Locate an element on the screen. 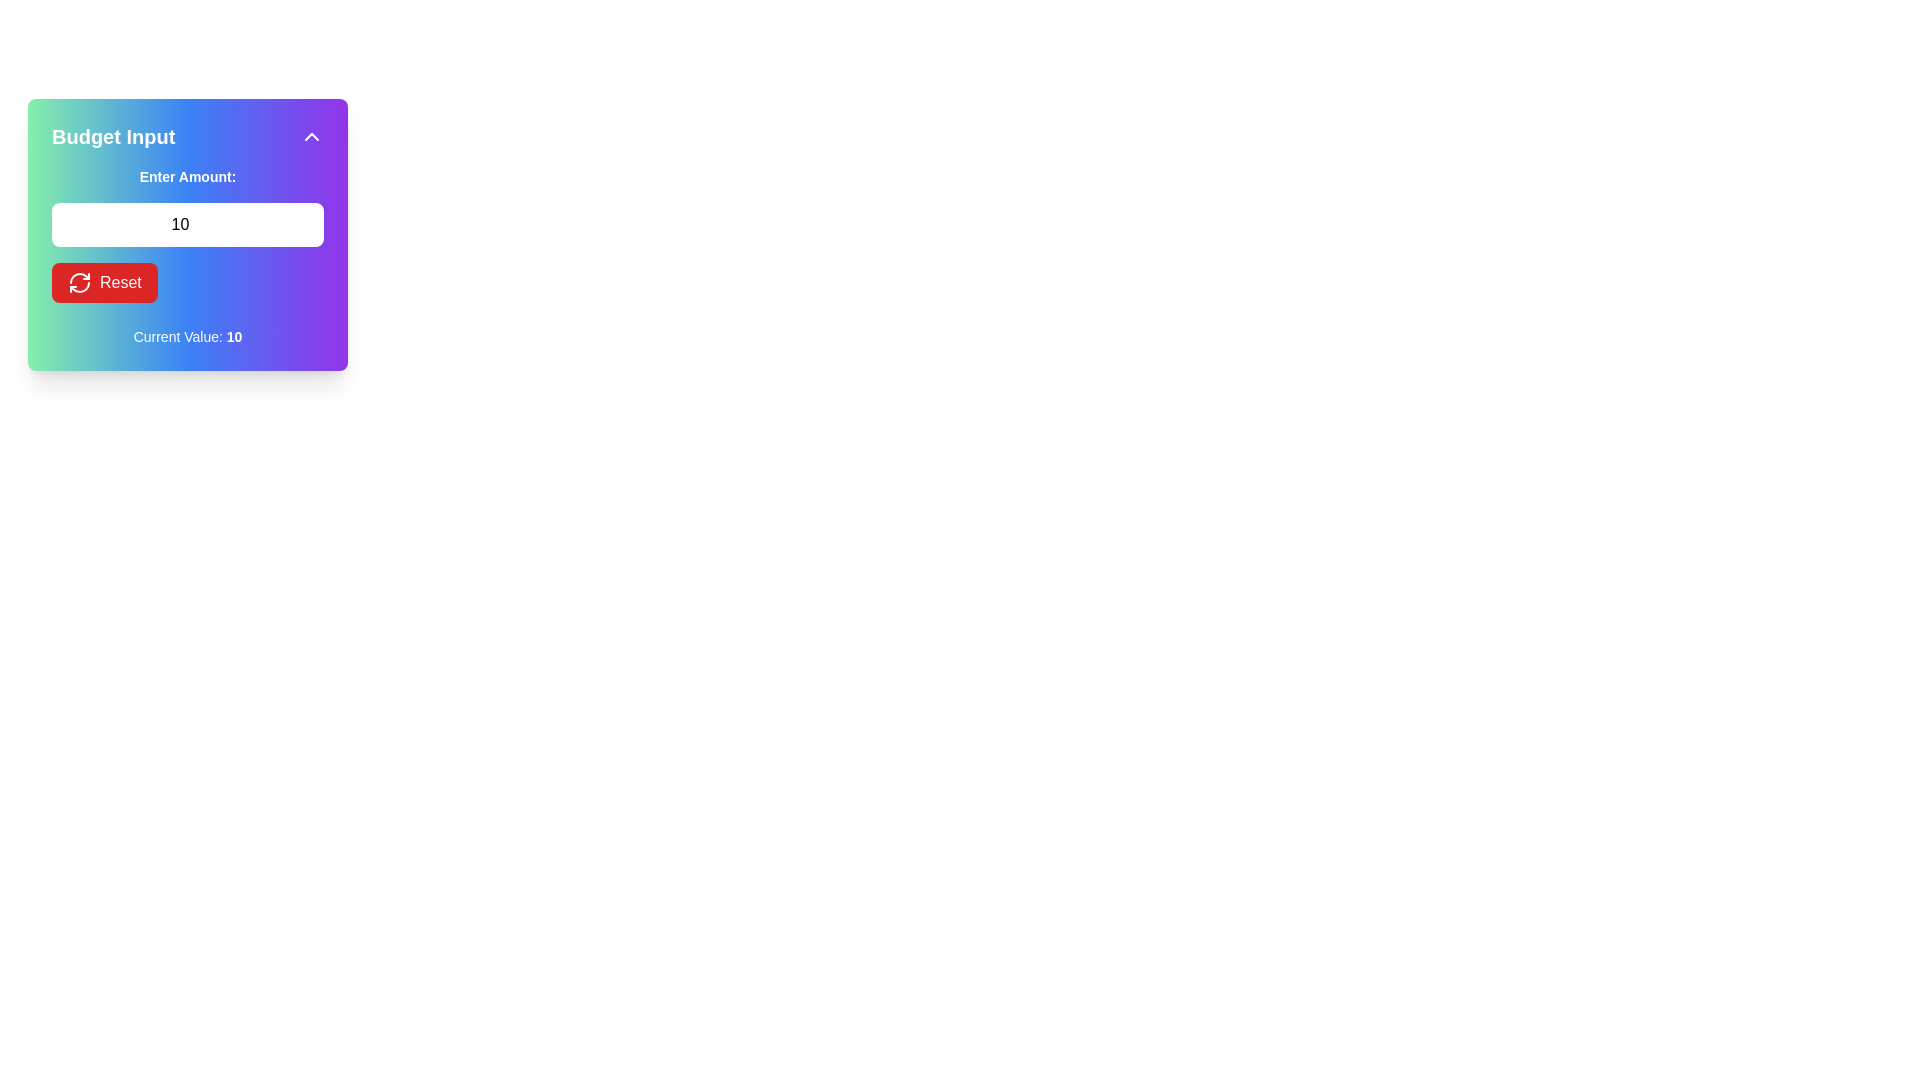 This screenshot has height=1080, width=1920. the decorative icon located inside the red 'Reset' button, which visually represents the action of resetting or refreshing is located at coordinates (80, 282).